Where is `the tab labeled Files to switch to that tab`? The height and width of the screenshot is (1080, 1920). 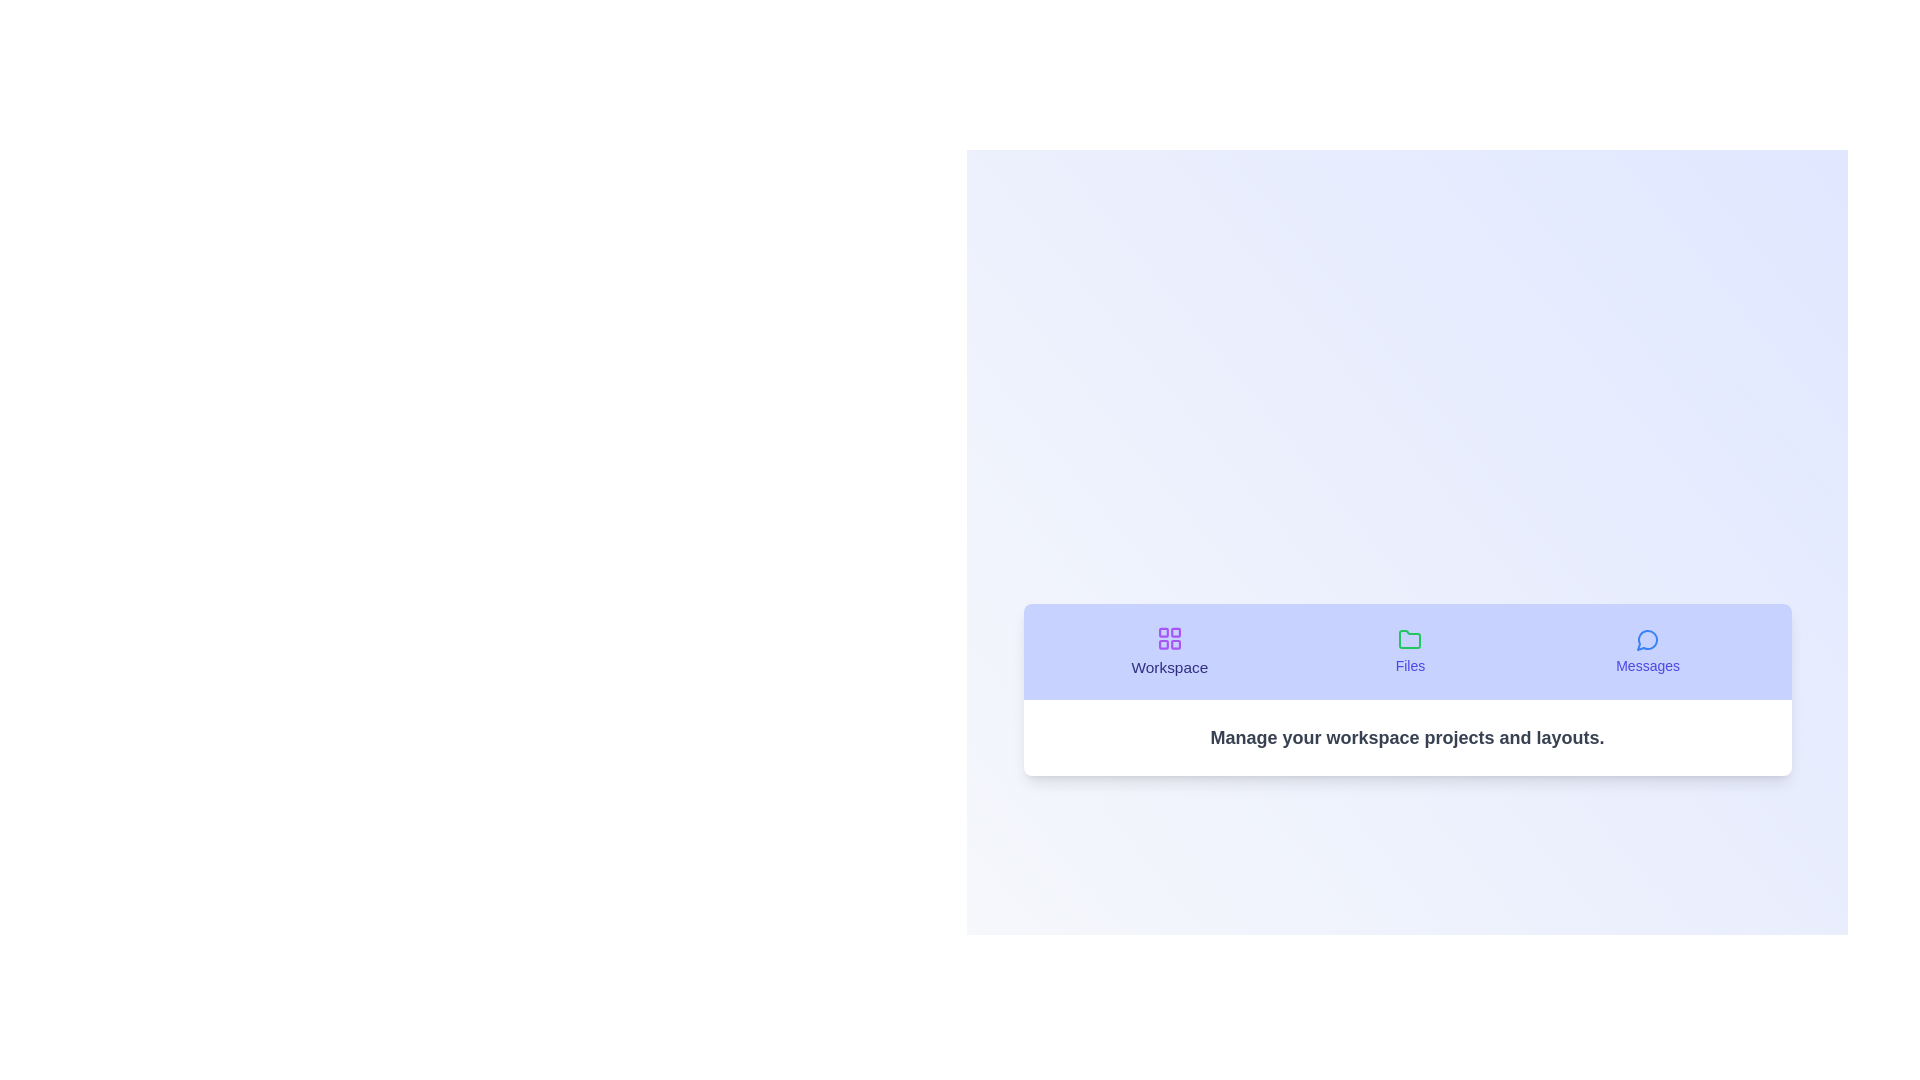
the tab labeled Files to switch to that tab is located at coordinates (1409, 651).